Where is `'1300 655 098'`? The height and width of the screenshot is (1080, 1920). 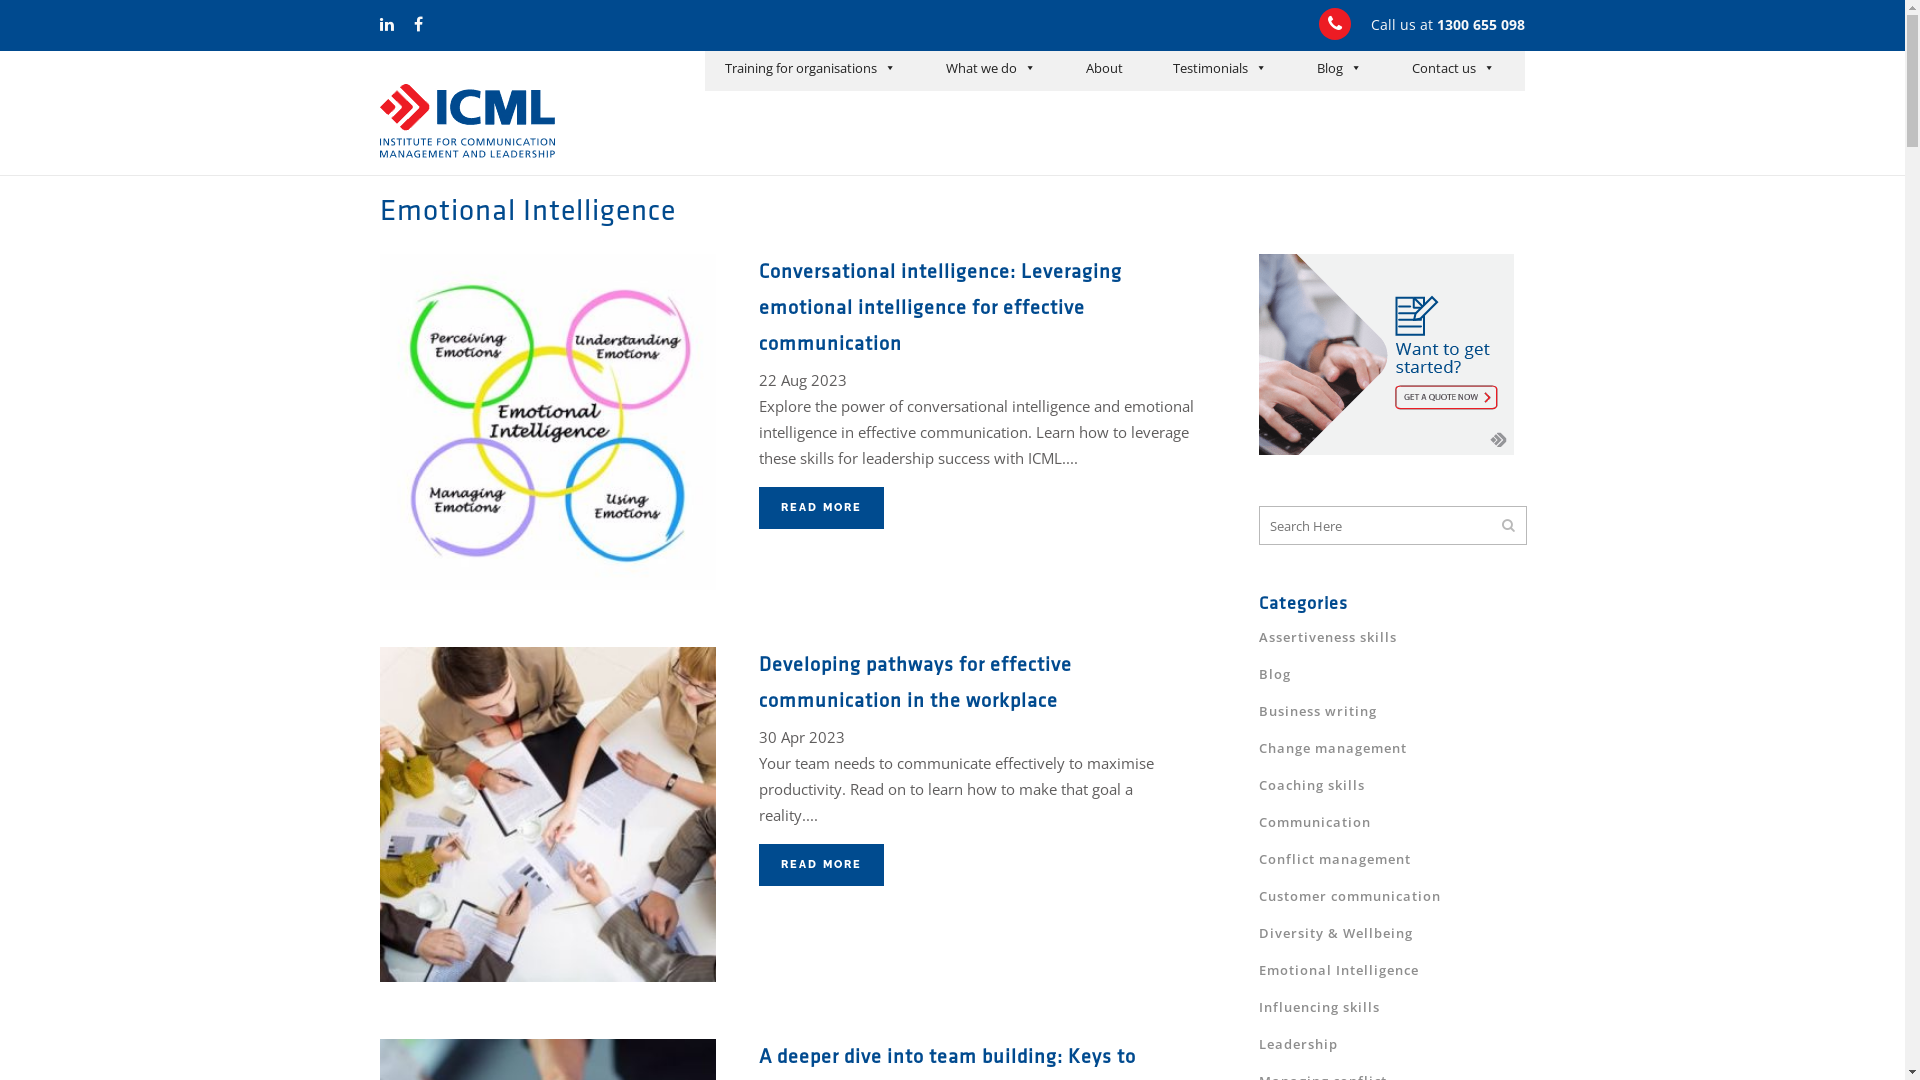
'1300 655 098' is located at coordinates (1481, 24).